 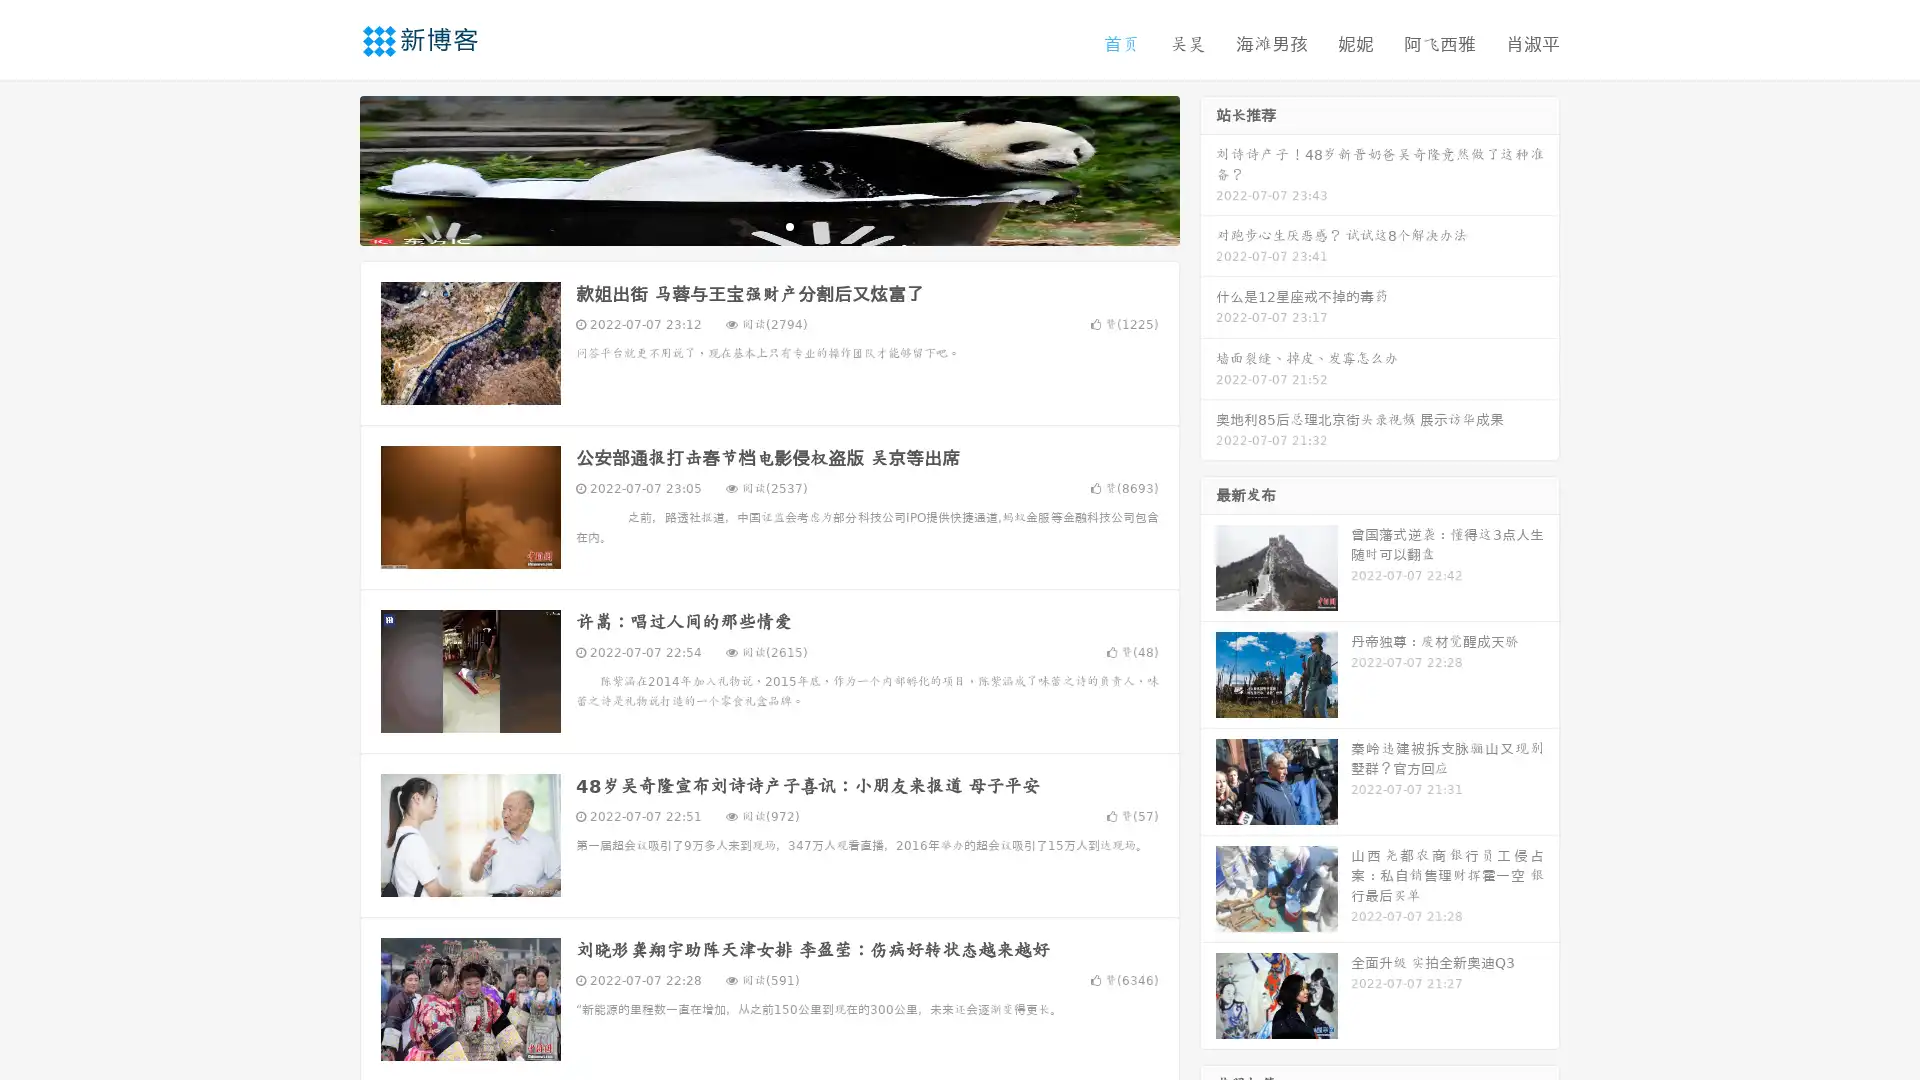 I want to click on Go to slide 3, so click(x=789, y=225).